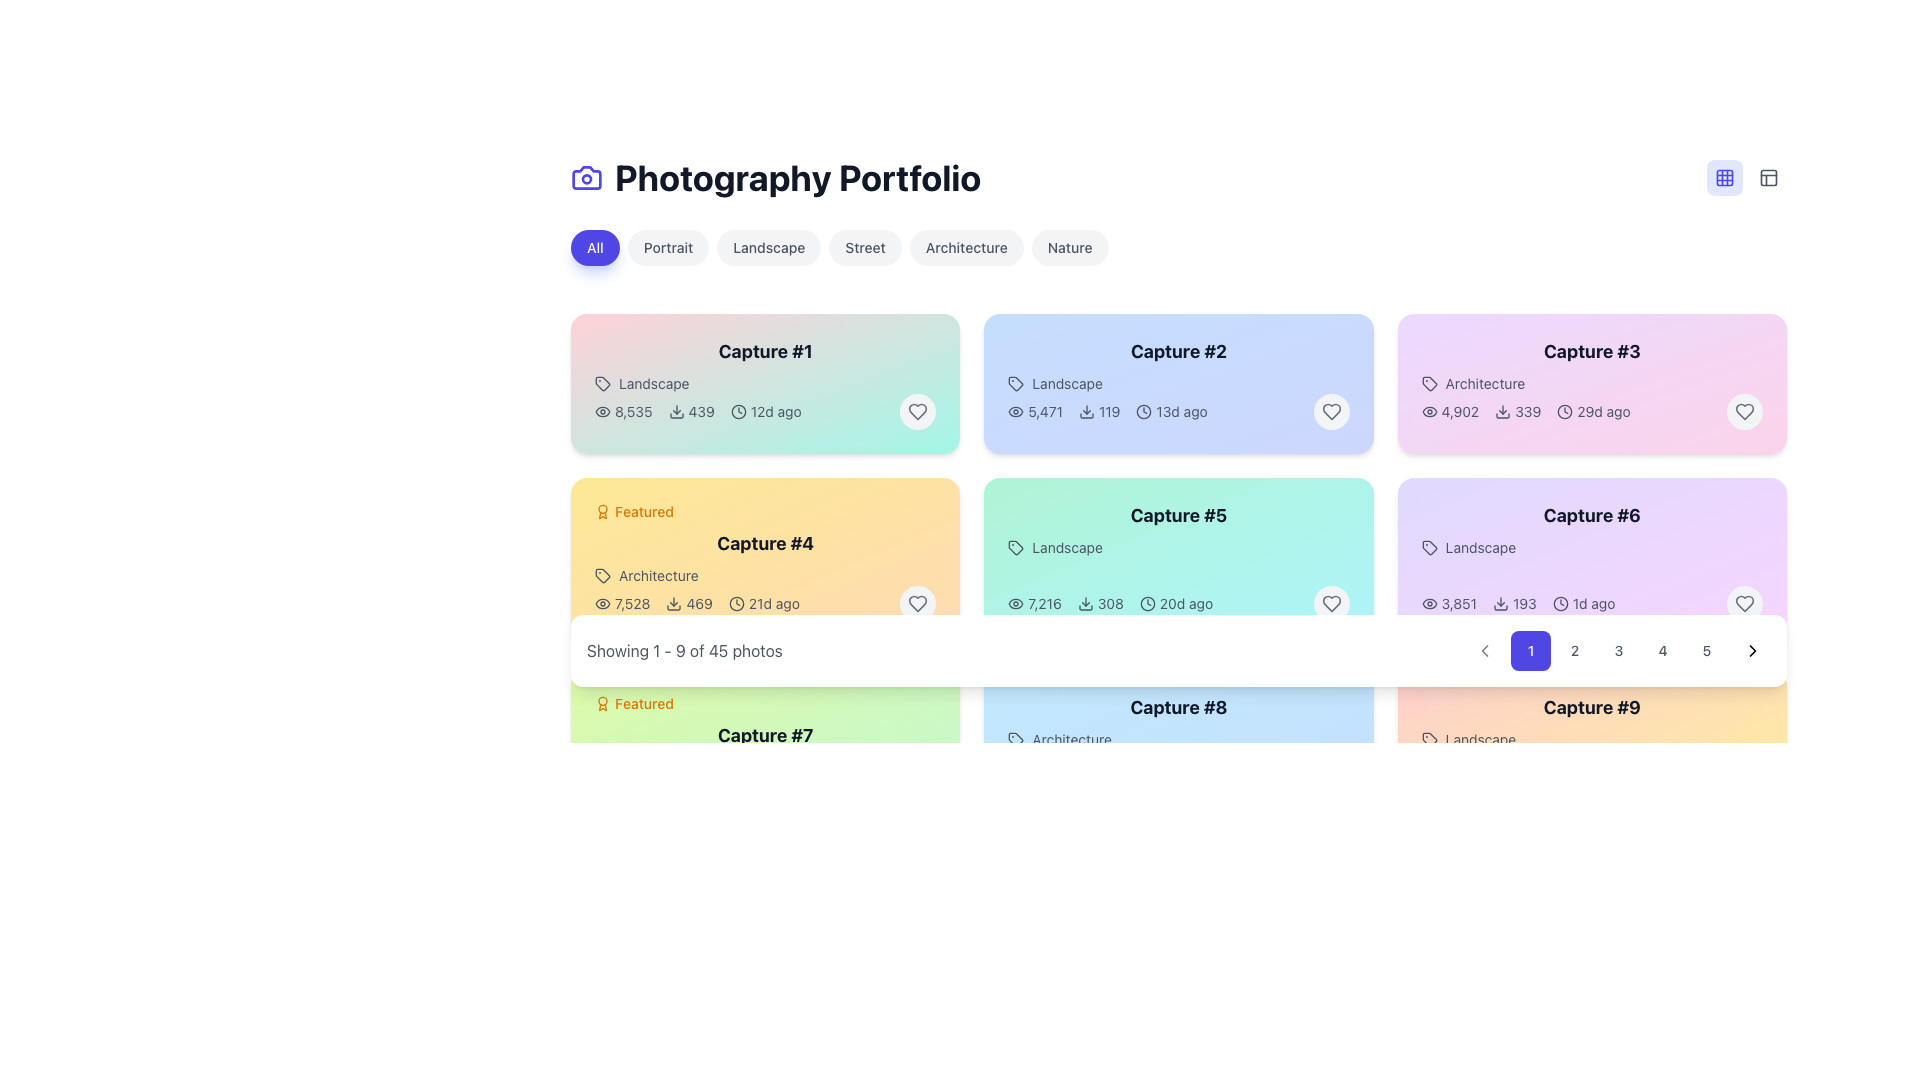 This screenshot has width=1920, height=1080. I want to click on the statistics data displayed by the Statistics display for 'Capture #3', which shows views, downloads, and time elapsed since upload, so click(1525, 411).